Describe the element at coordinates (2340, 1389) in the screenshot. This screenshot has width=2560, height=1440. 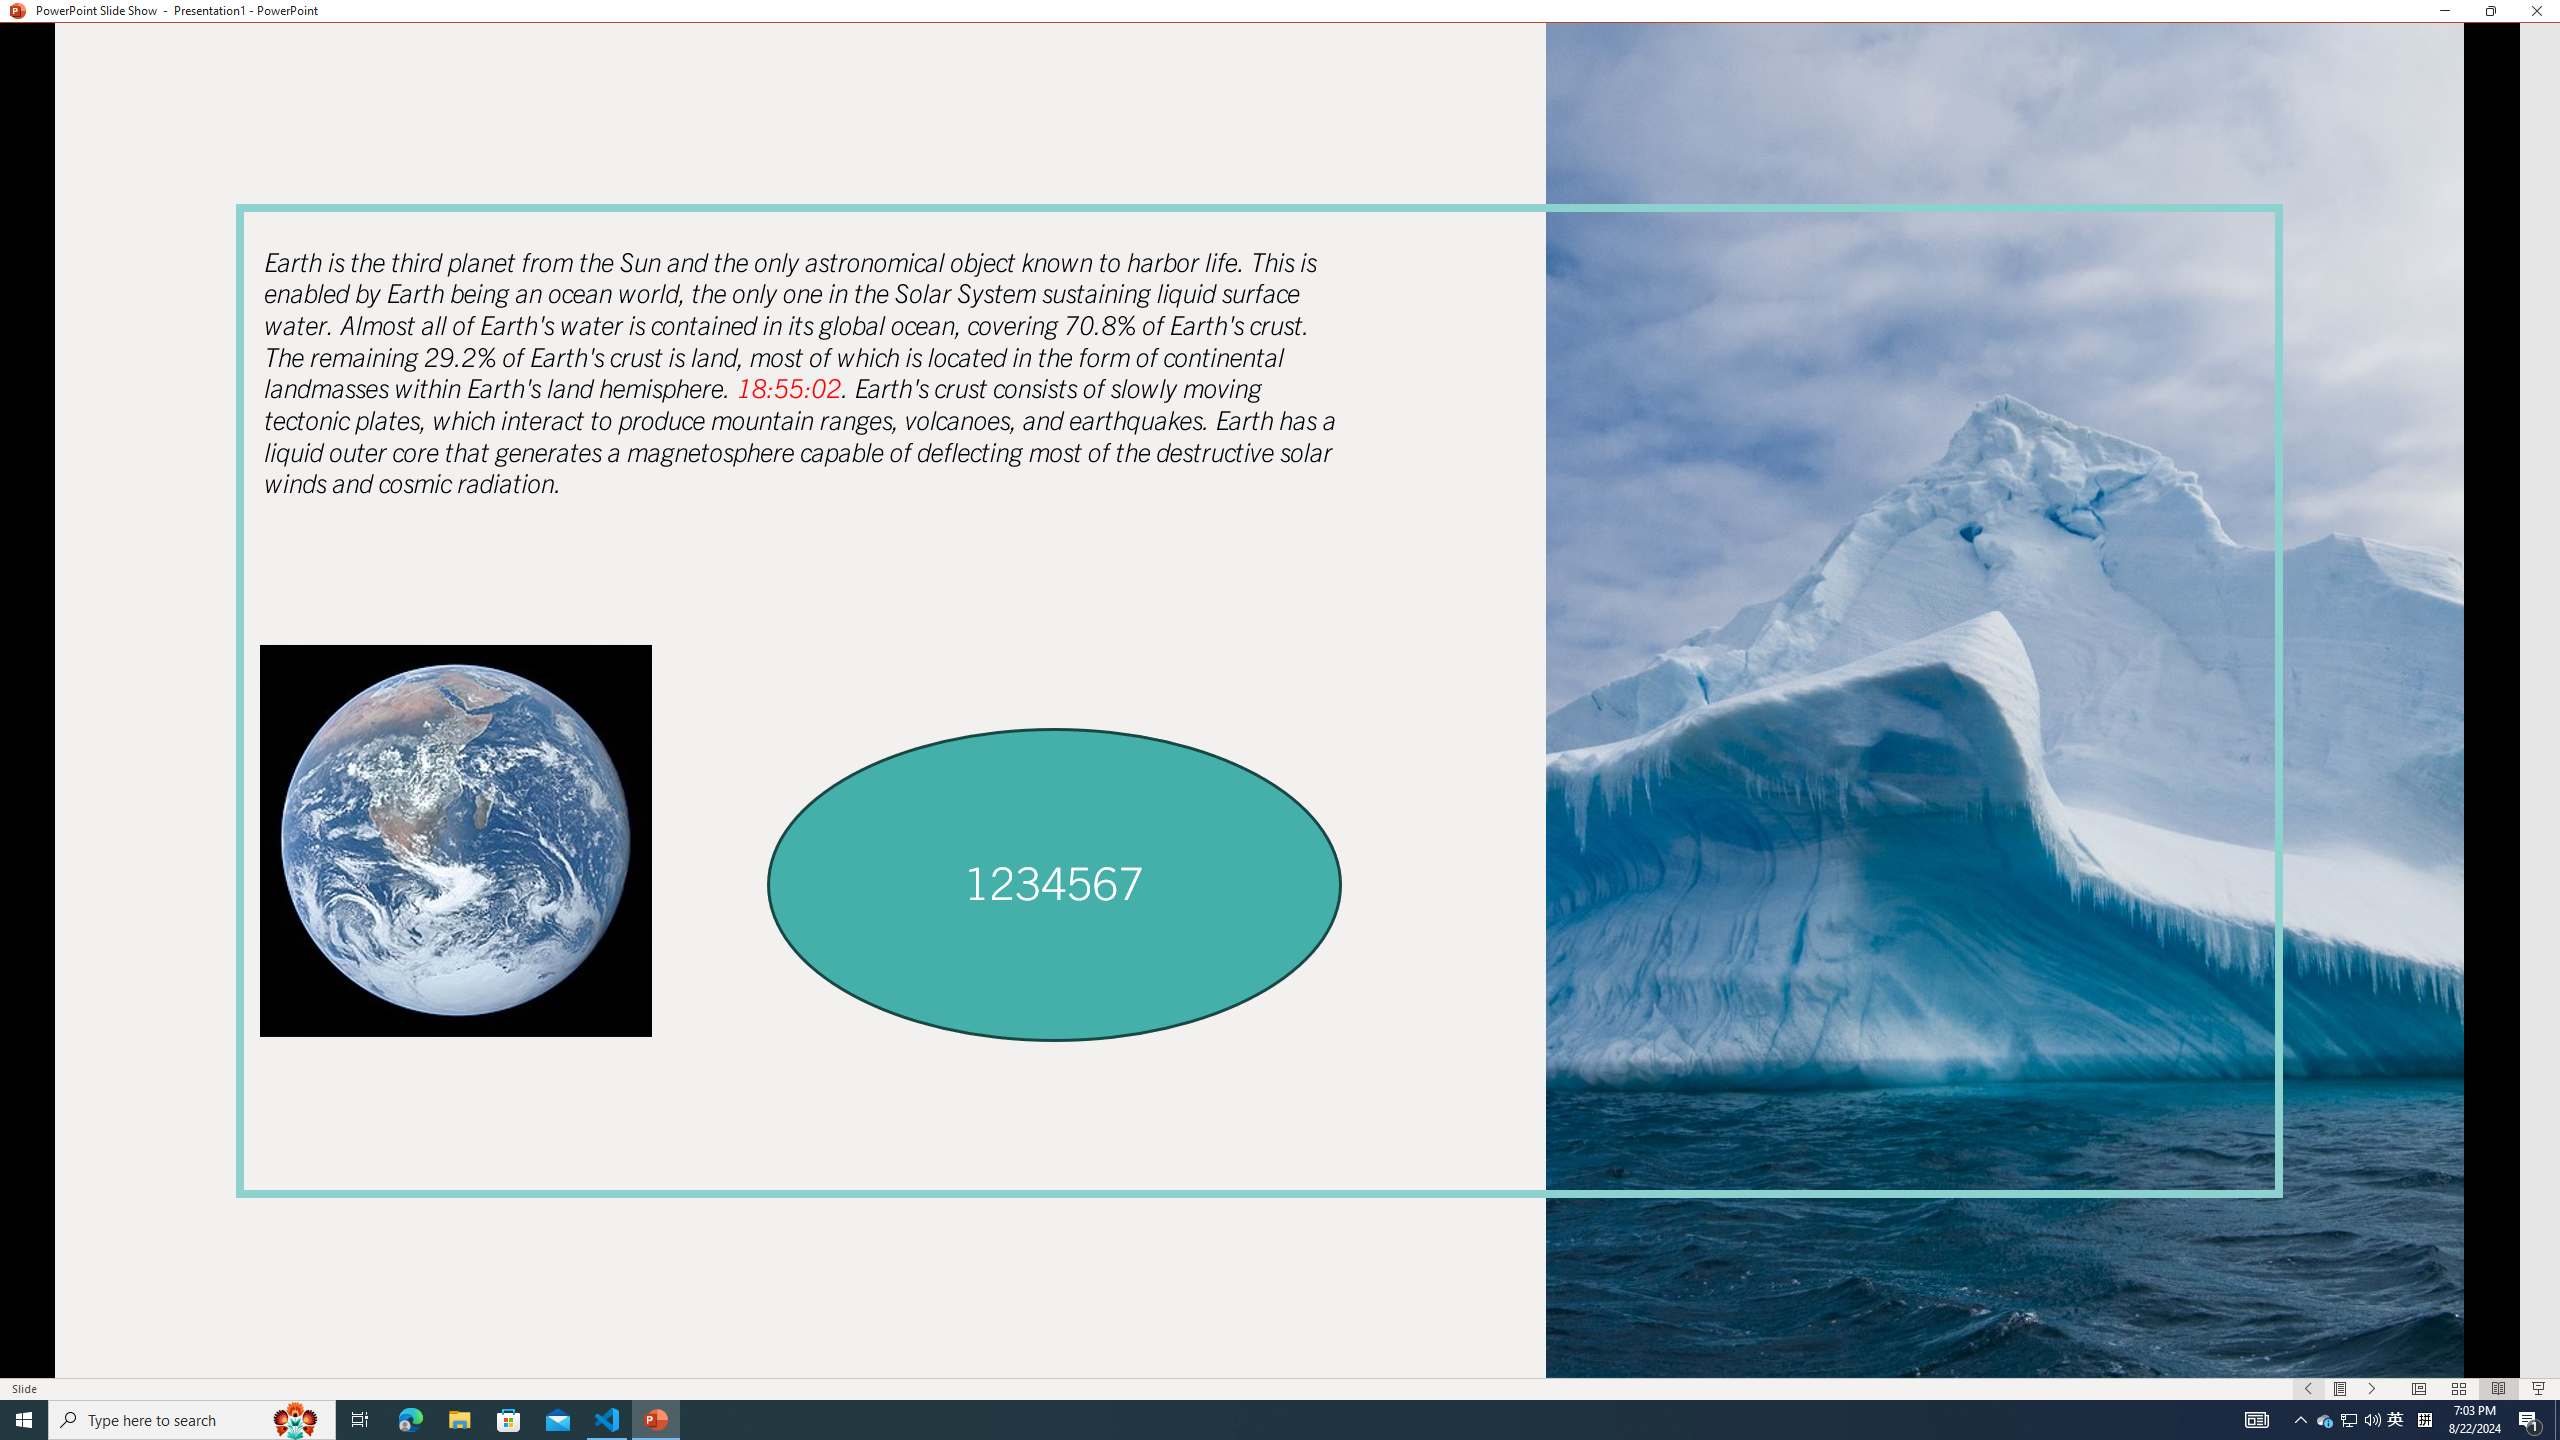
I see `'Menu On'` at that location.